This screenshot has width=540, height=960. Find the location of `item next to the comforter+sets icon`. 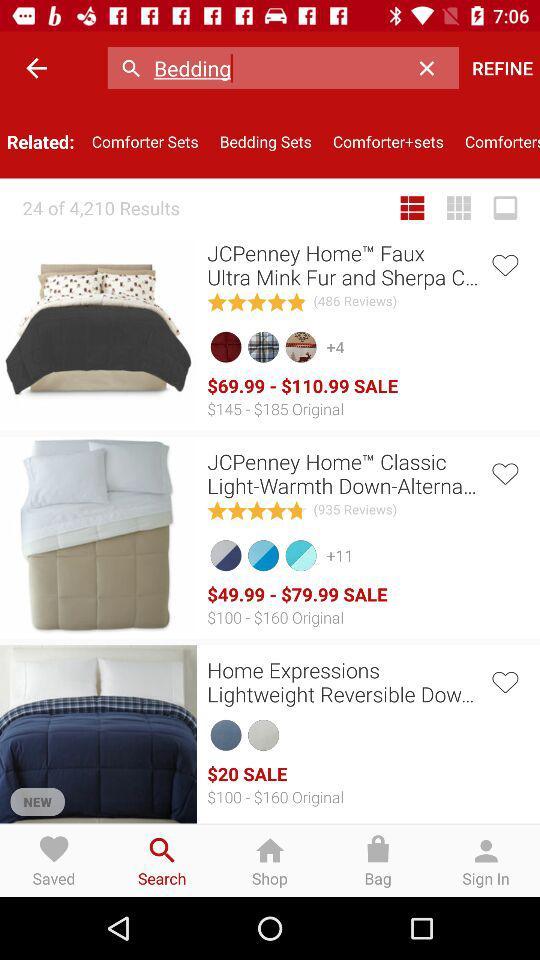

item next to the comforter+sets icon is located at coordinates (265, 140).